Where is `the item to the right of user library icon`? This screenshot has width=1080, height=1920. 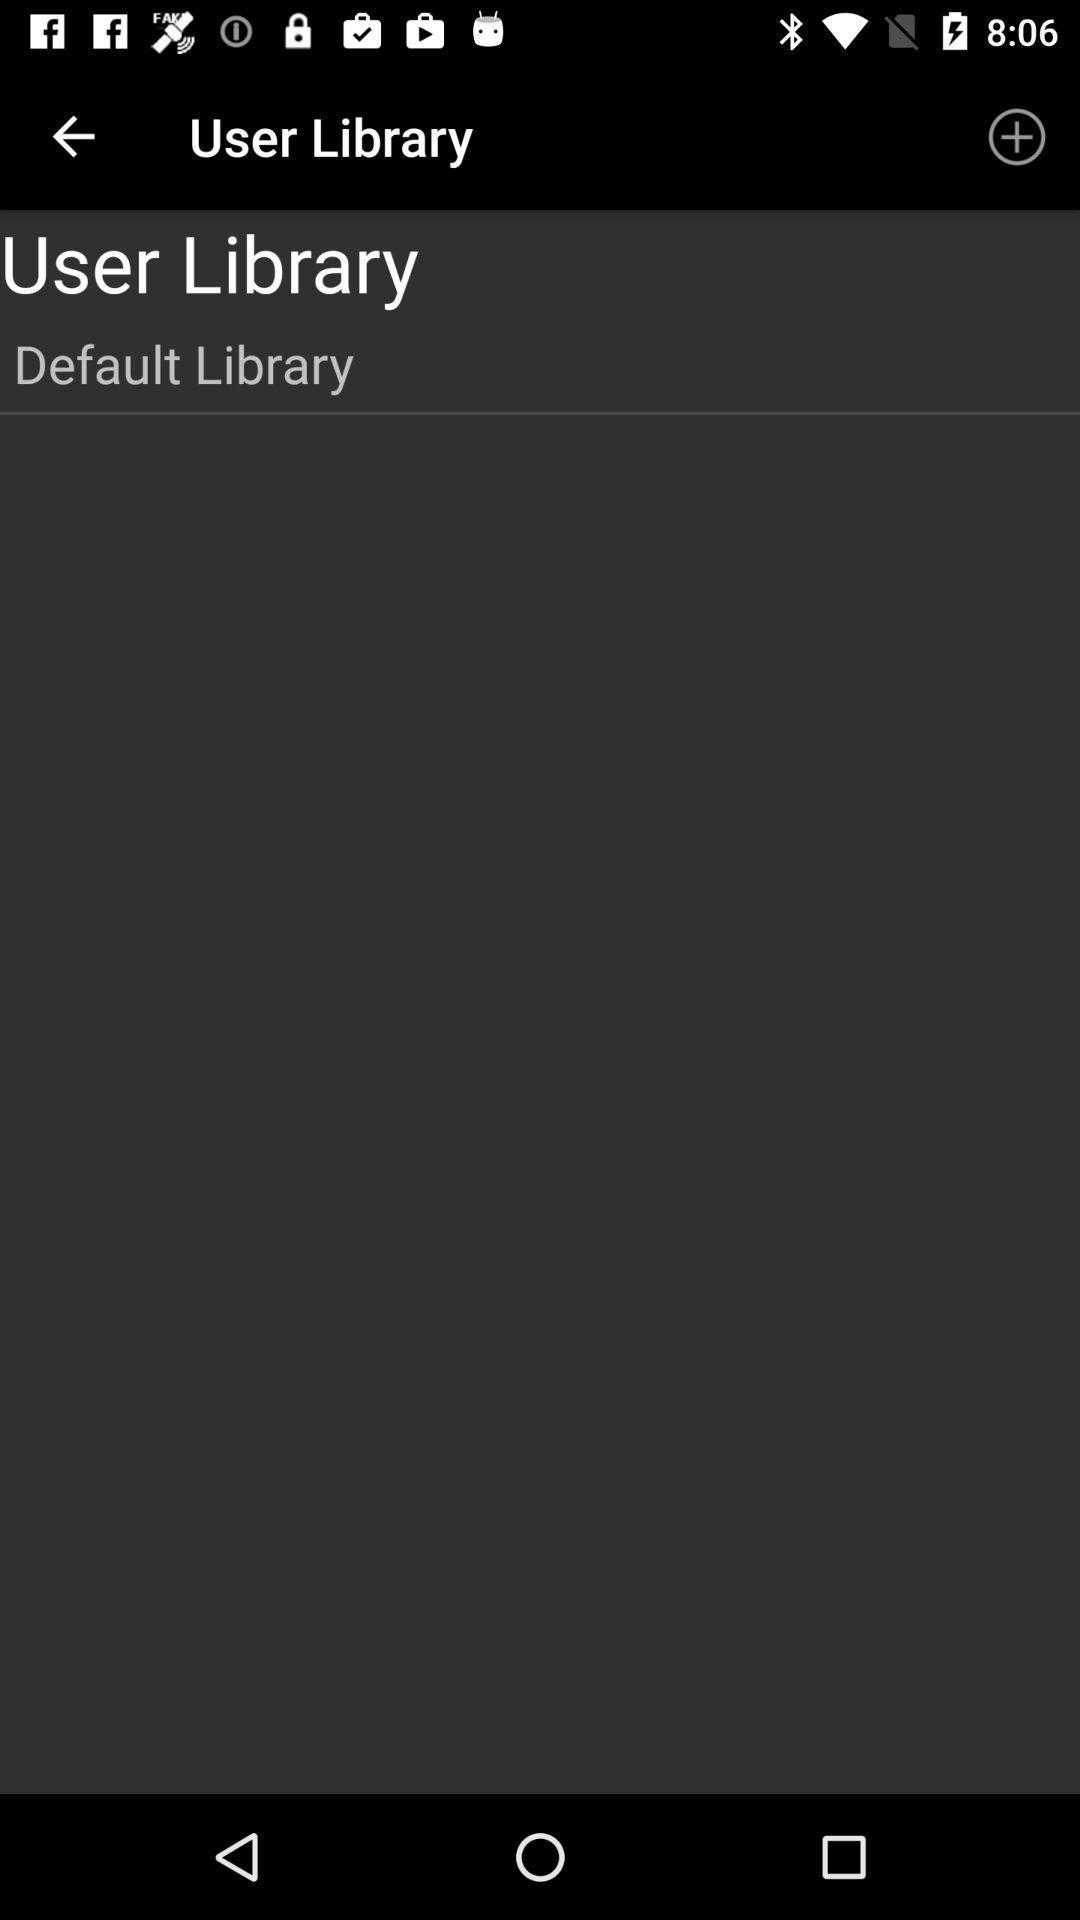
the item to the right of user library icon is located at coordinates (1017, 135).